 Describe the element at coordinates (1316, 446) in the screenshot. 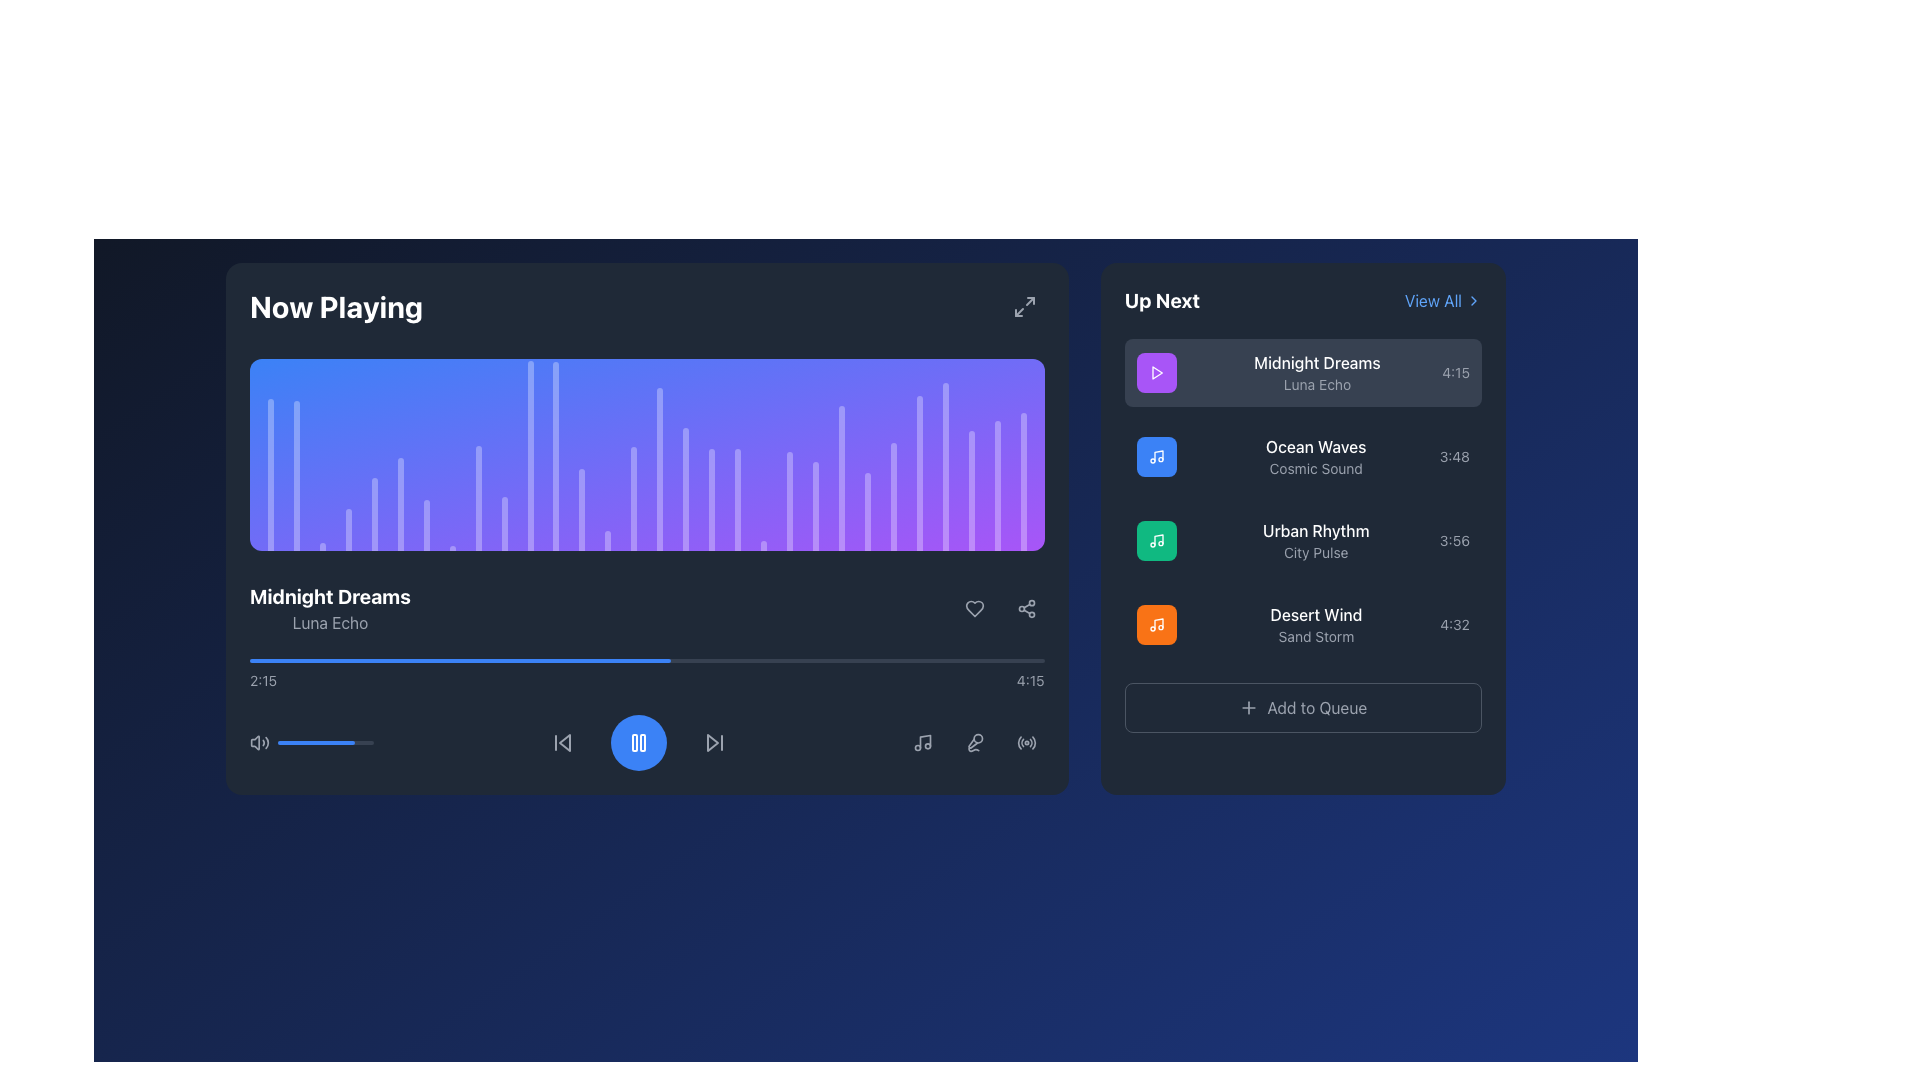

I see `the static text element that serves as the title of the media item, located in the middle of the 'Up Next' list on the right side of the interface` at that location.